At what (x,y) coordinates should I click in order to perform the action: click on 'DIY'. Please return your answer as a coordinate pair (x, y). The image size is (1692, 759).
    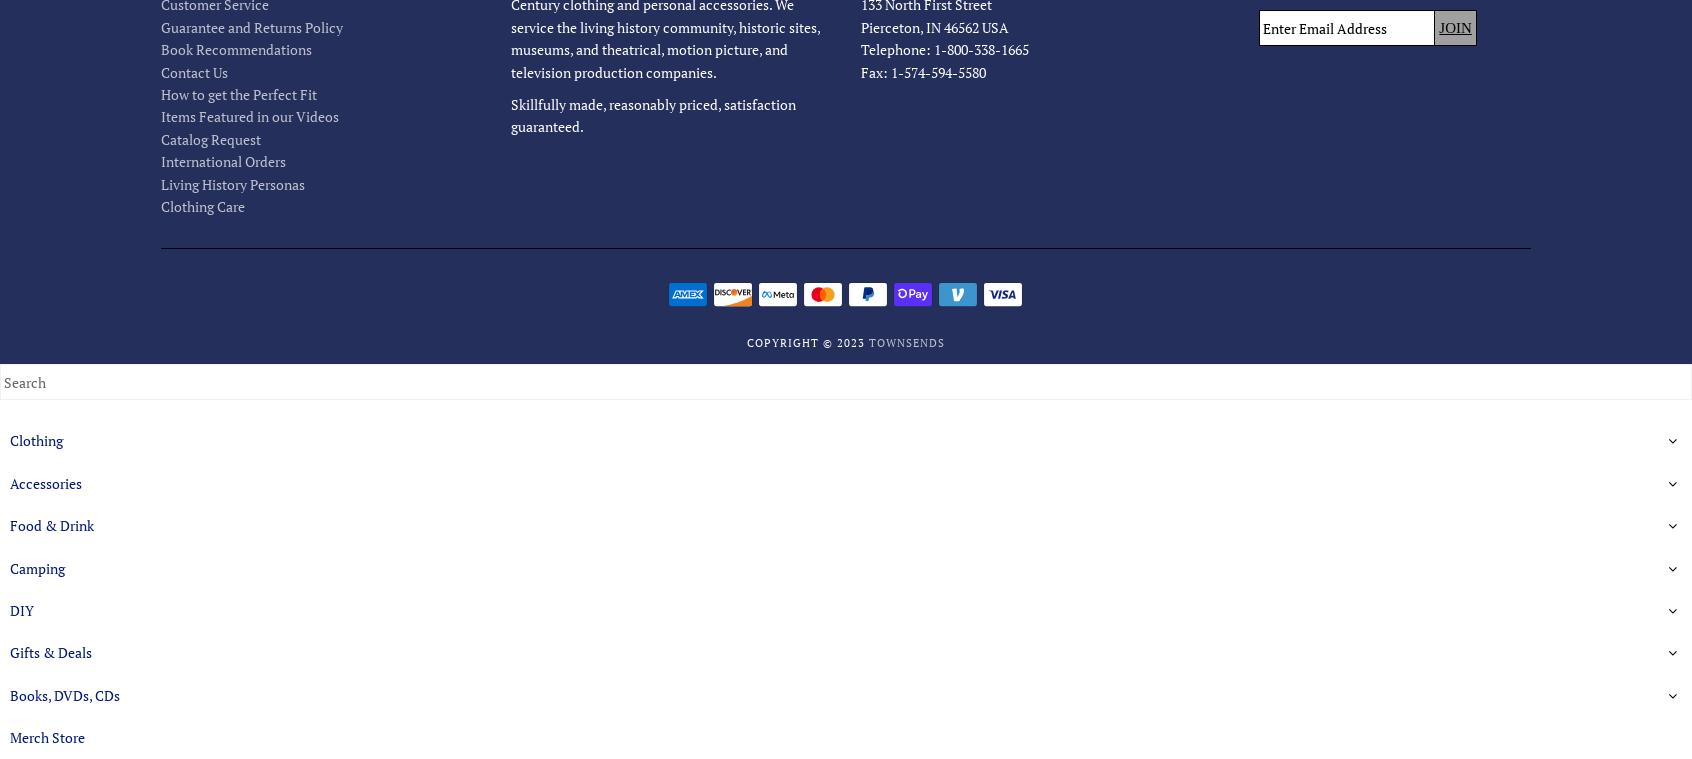
    Looking at the image, I should click on (8, 608).